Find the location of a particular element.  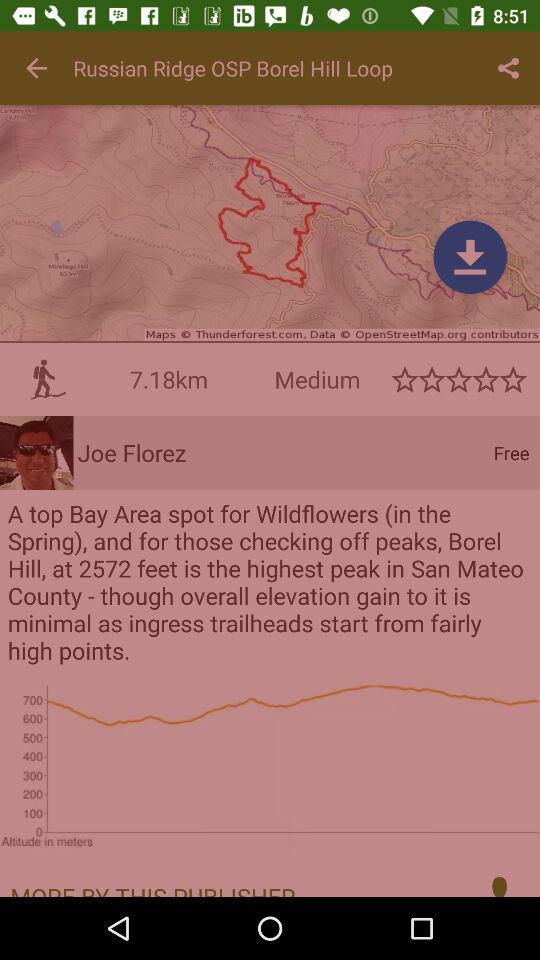

icon at the top left corner is located at coordinates (36, 68).